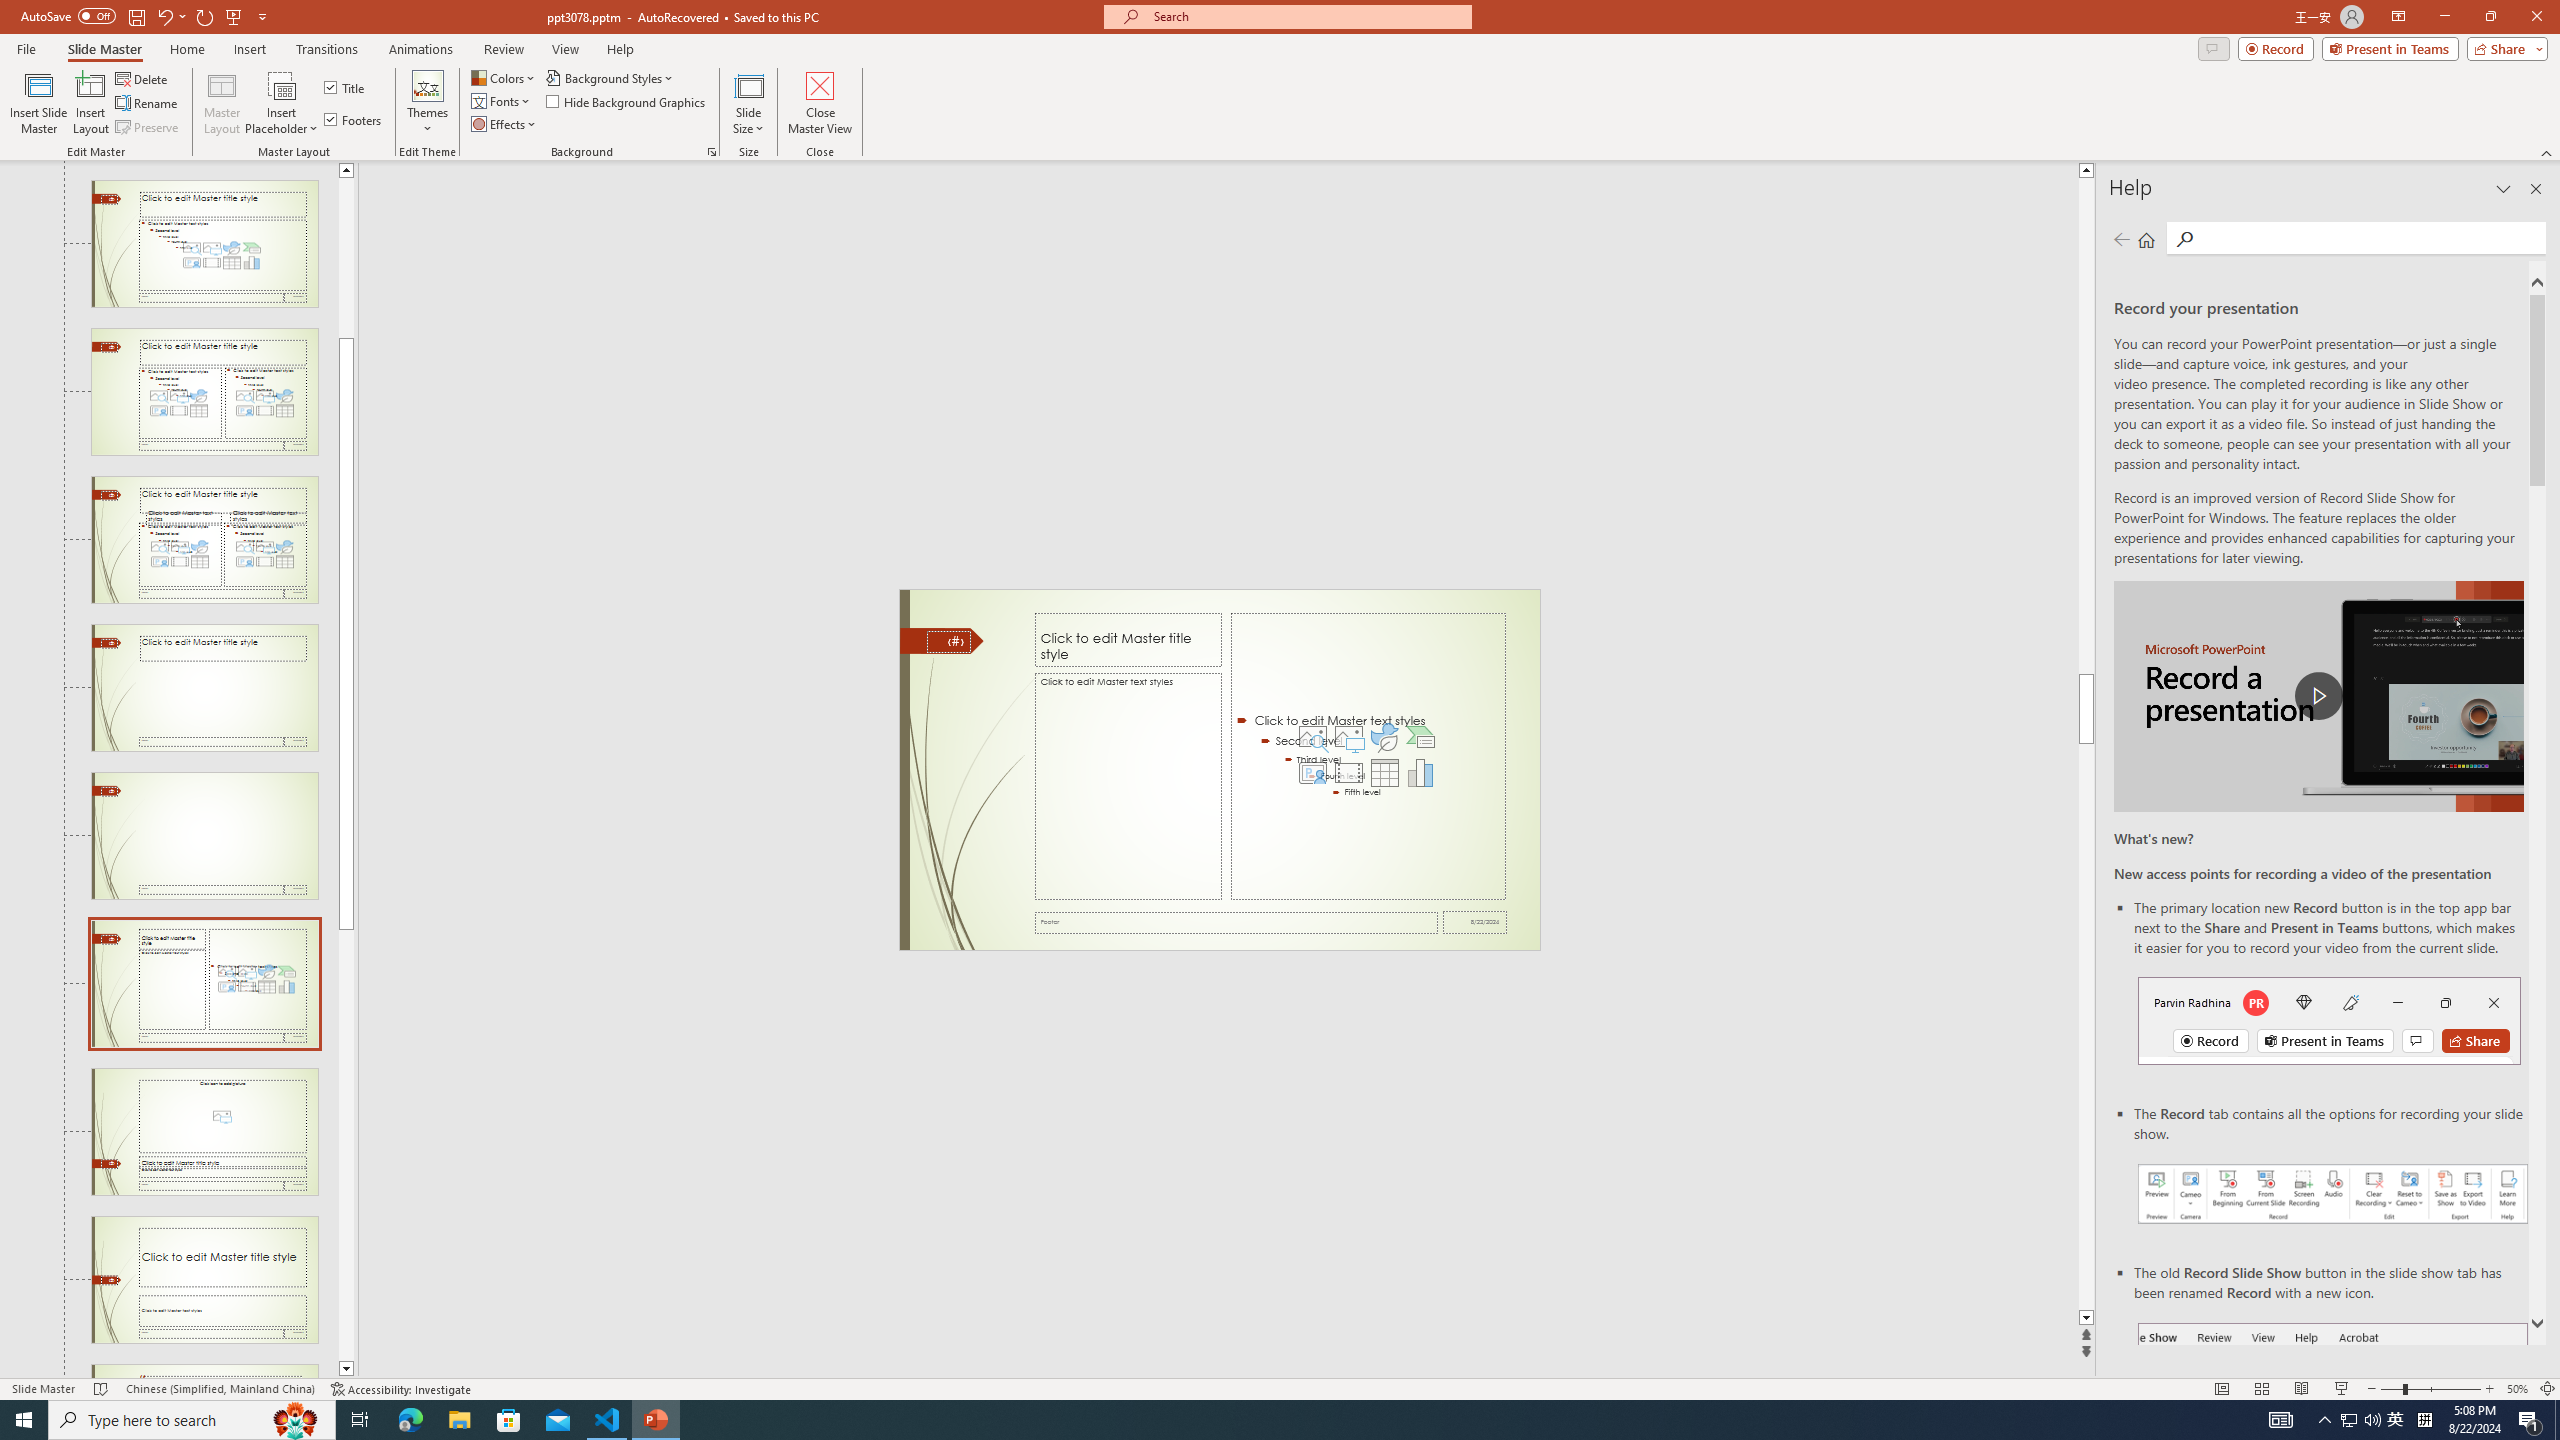 Image resolution: width=2560 pixels, height=1440 pixels. I want to click on 'Slide Title Only Layout: used by no slides', so click(203, 688).